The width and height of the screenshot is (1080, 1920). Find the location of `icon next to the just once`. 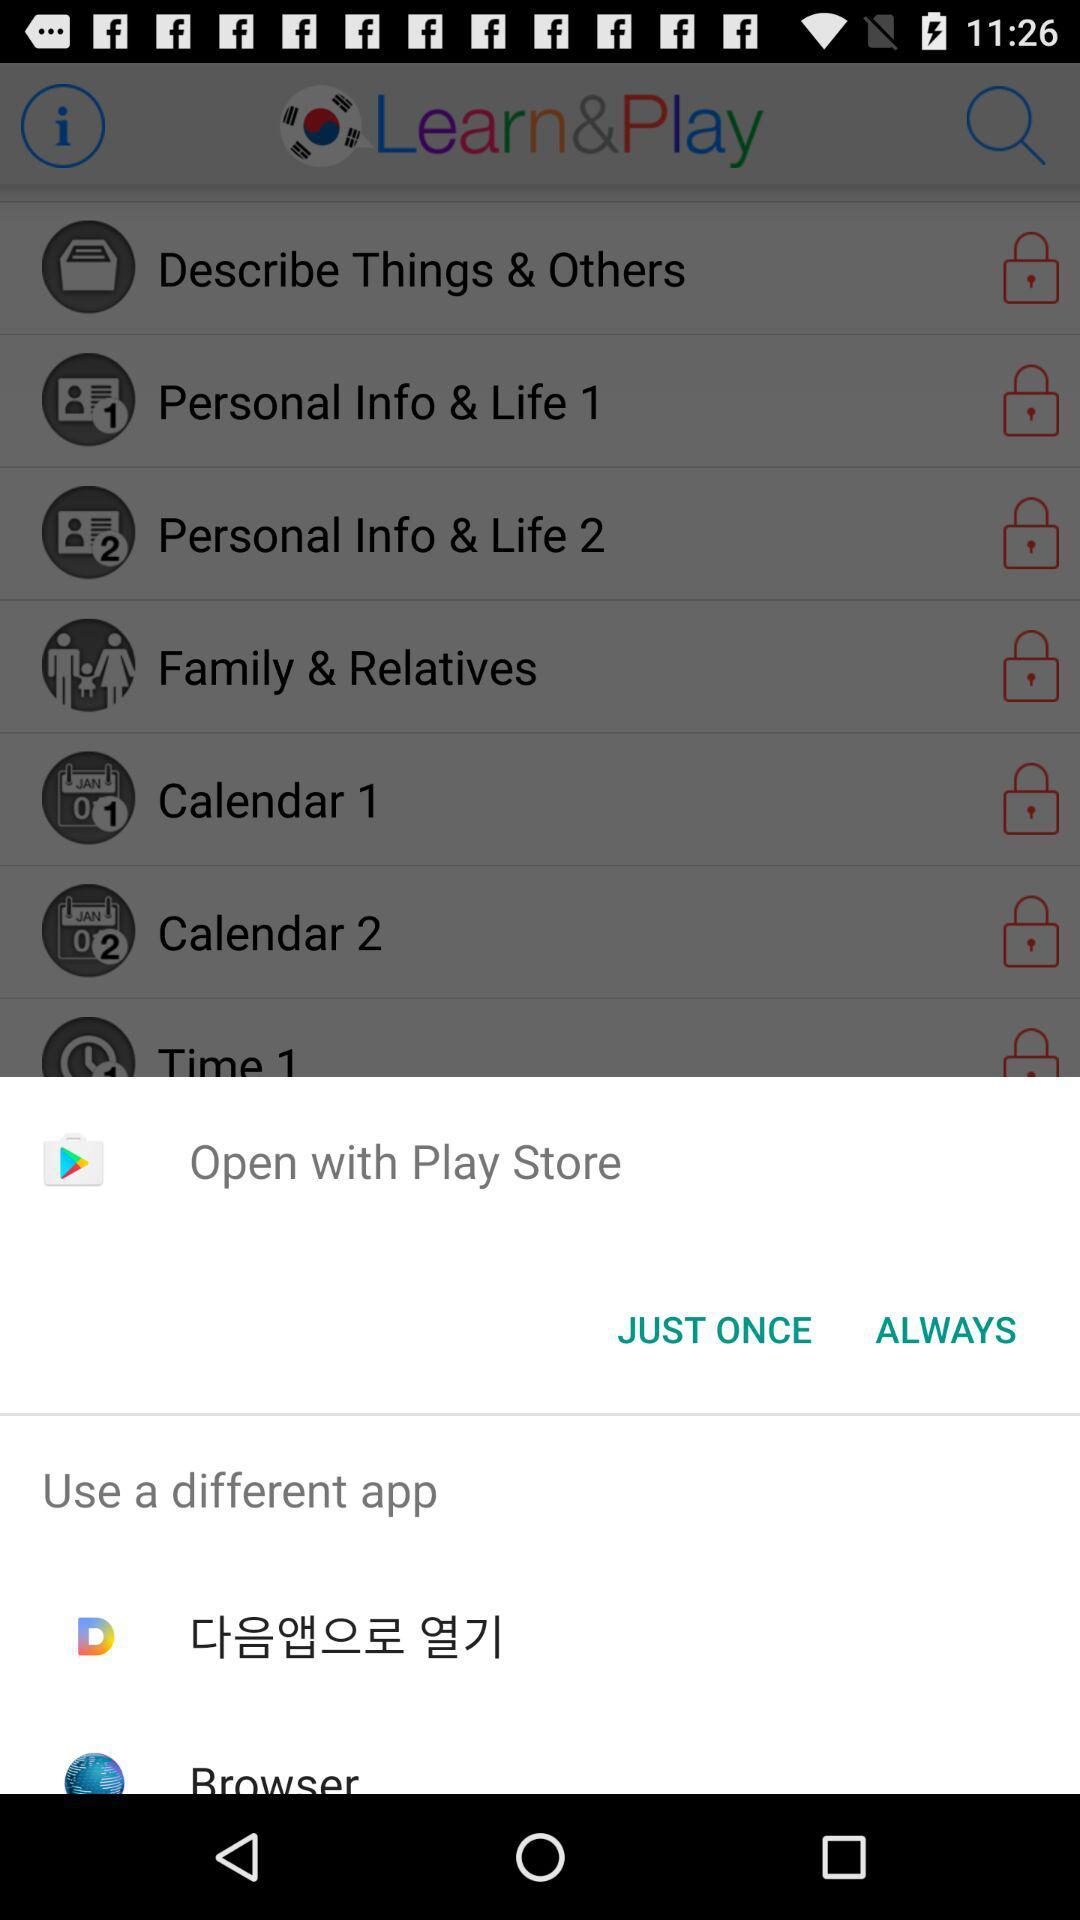

icon next to the just once is located at coordinates (945, 1329).